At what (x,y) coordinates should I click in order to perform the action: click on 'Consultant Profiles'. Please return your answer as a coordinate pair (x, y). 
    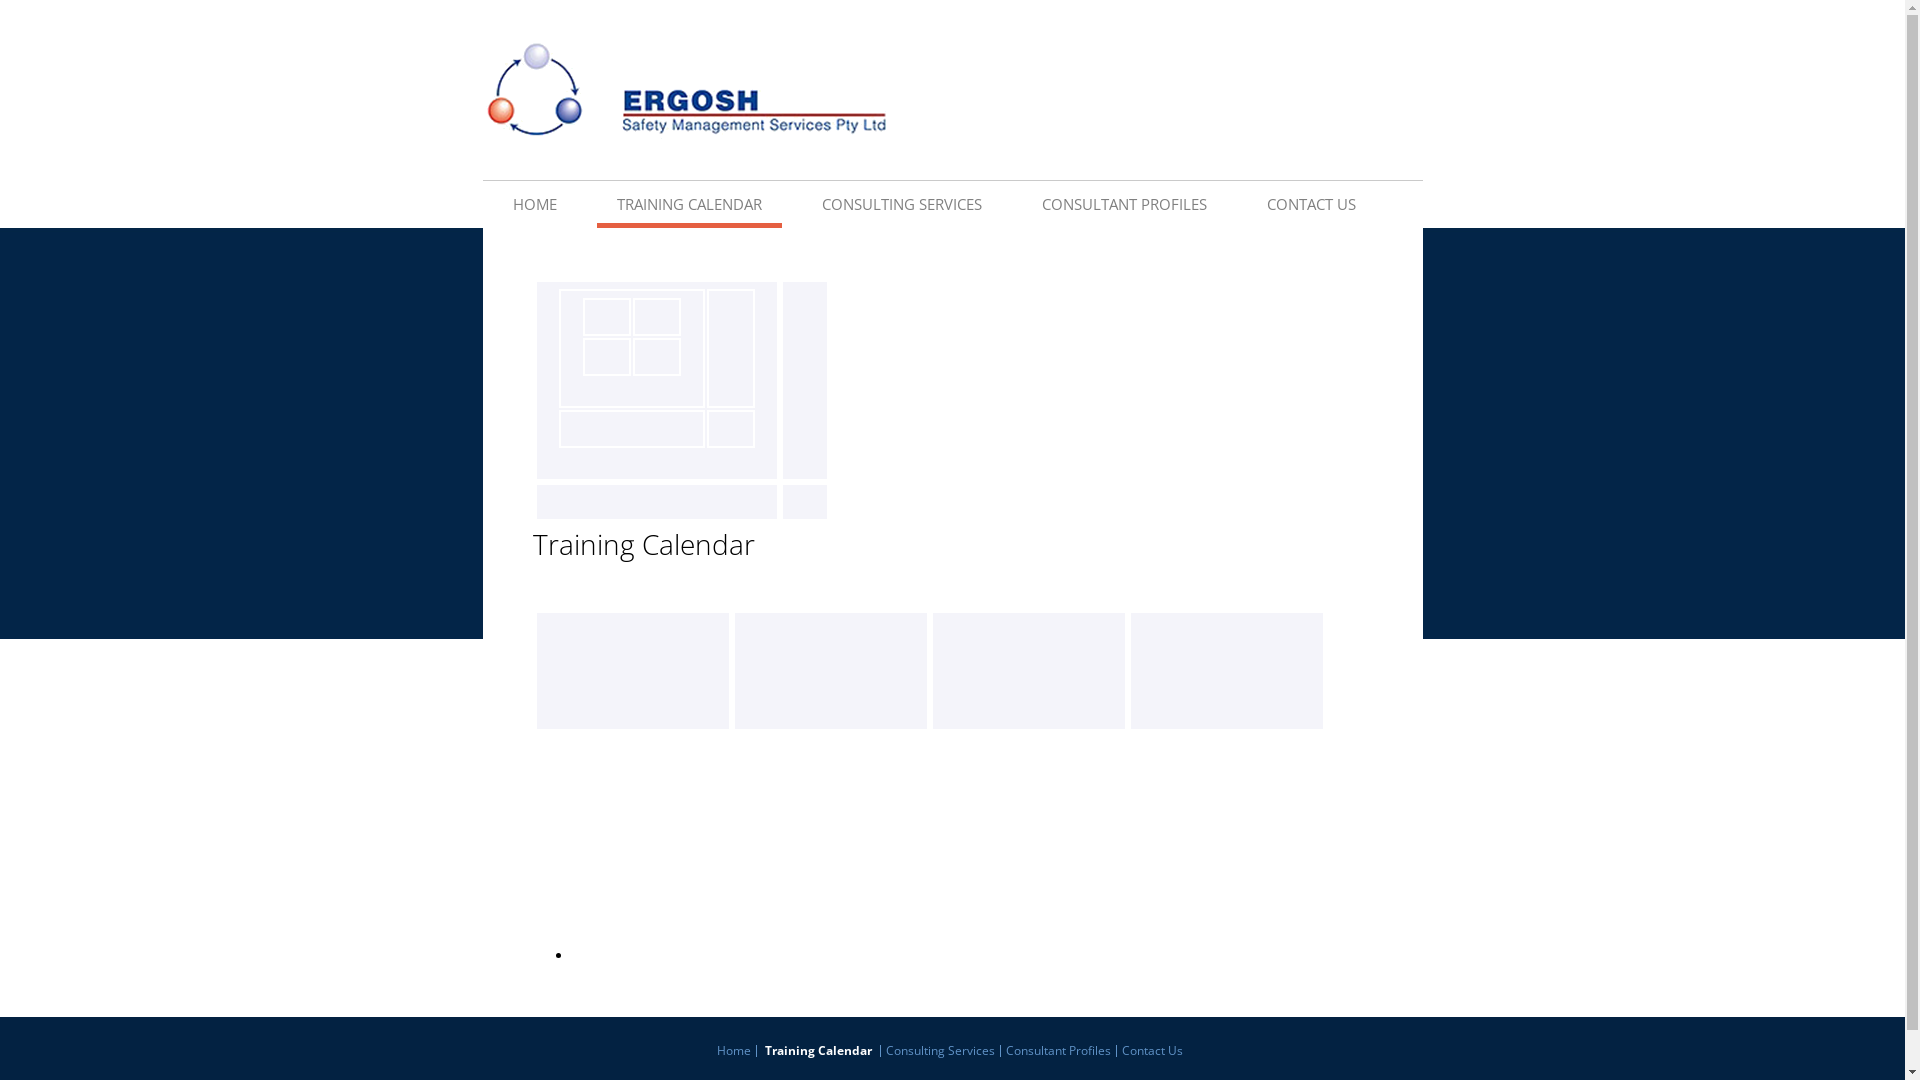
    Looking at the image, I should click on (1001, 1049).